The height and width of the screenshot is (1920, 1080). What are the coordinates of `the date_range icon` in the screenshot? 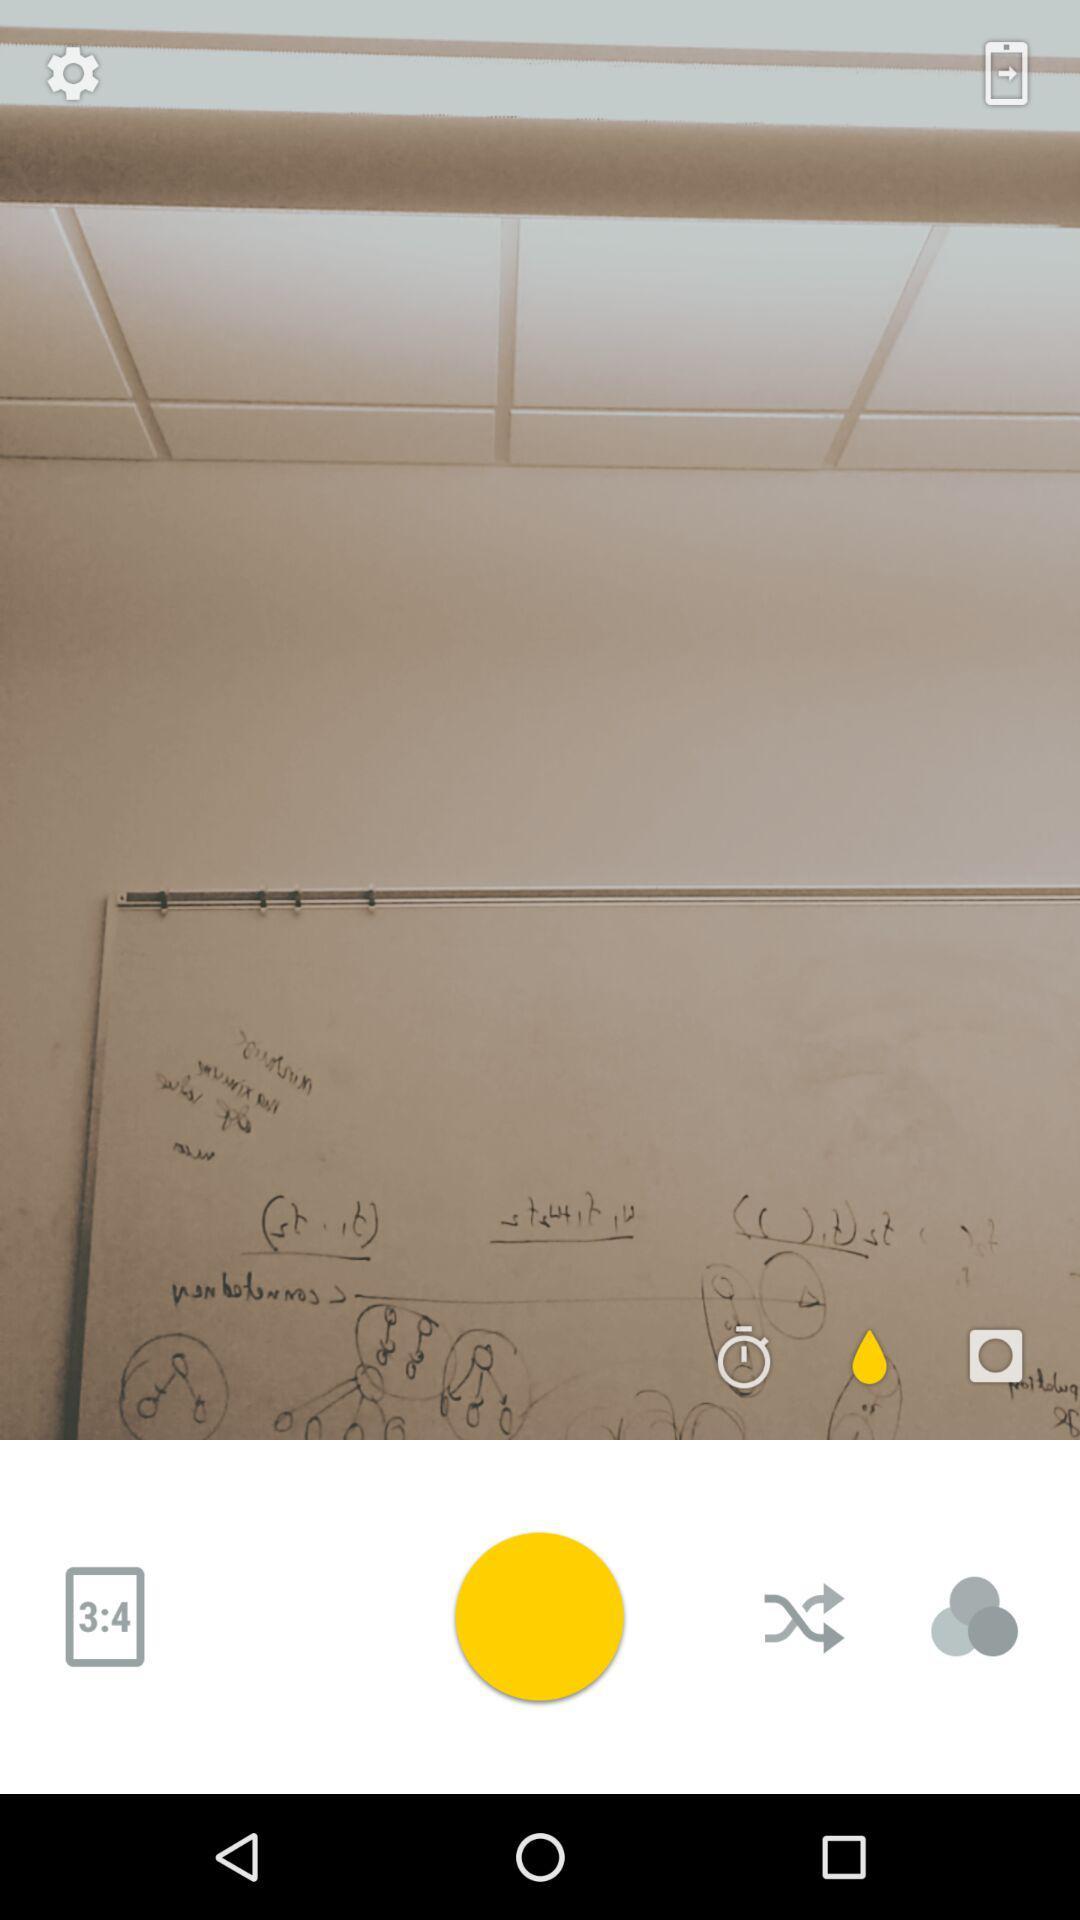 It's located at (104, 1617).